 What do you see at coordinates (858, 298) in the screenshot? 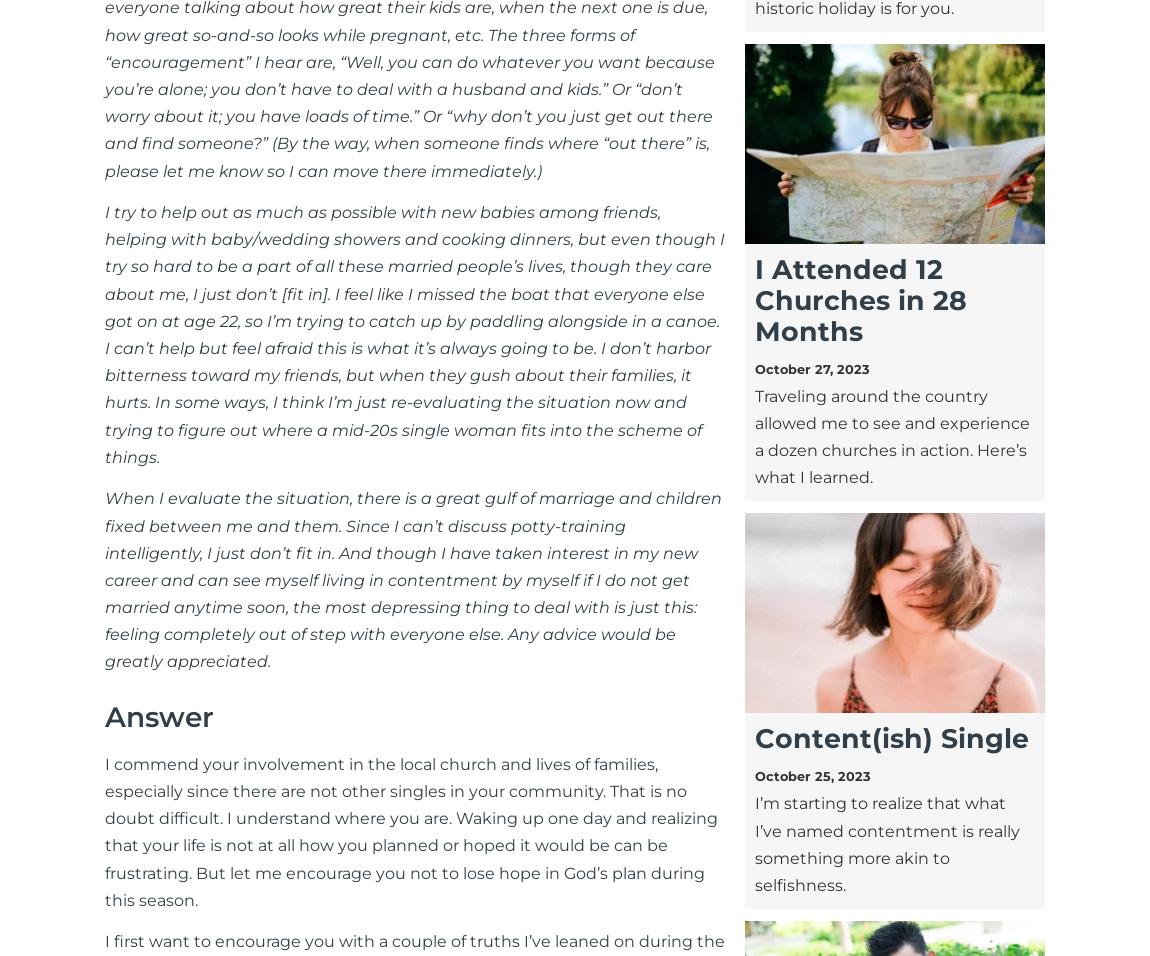
I see `'I Attended 12 Churches in 28 Months'` at bounding box center [858, 298].